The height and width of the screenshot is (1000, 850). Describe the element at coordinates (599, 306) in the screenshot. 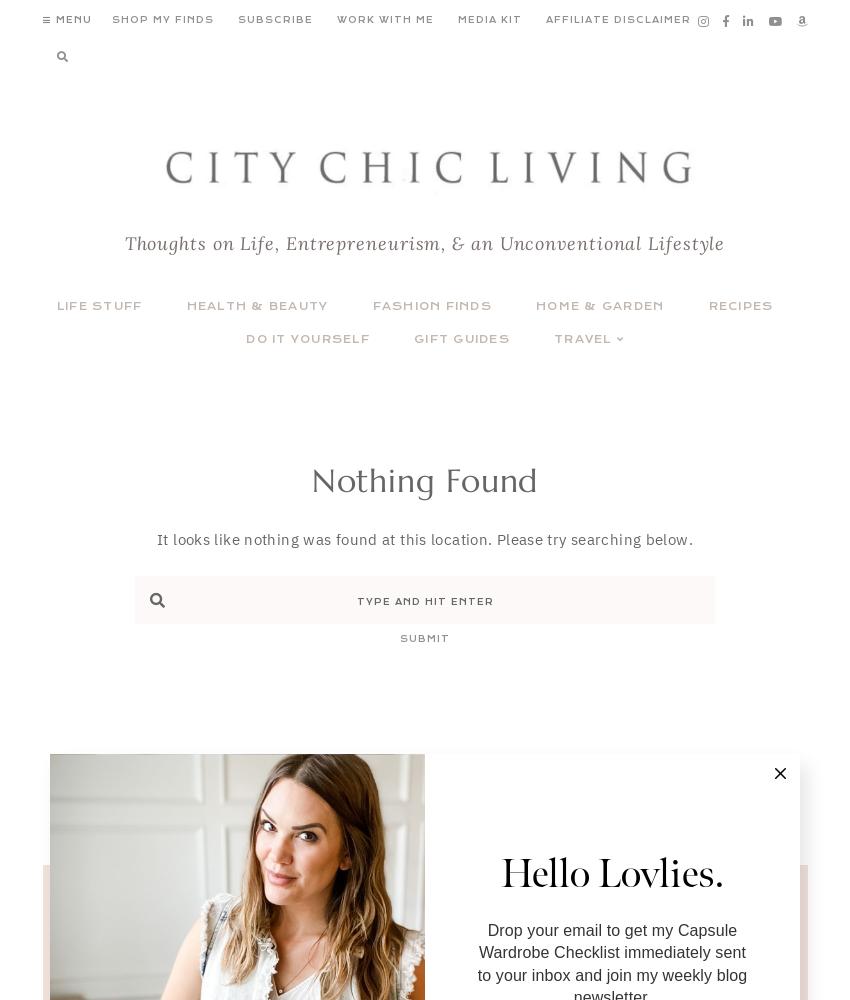

I see `'Home & Garden'` at that location.